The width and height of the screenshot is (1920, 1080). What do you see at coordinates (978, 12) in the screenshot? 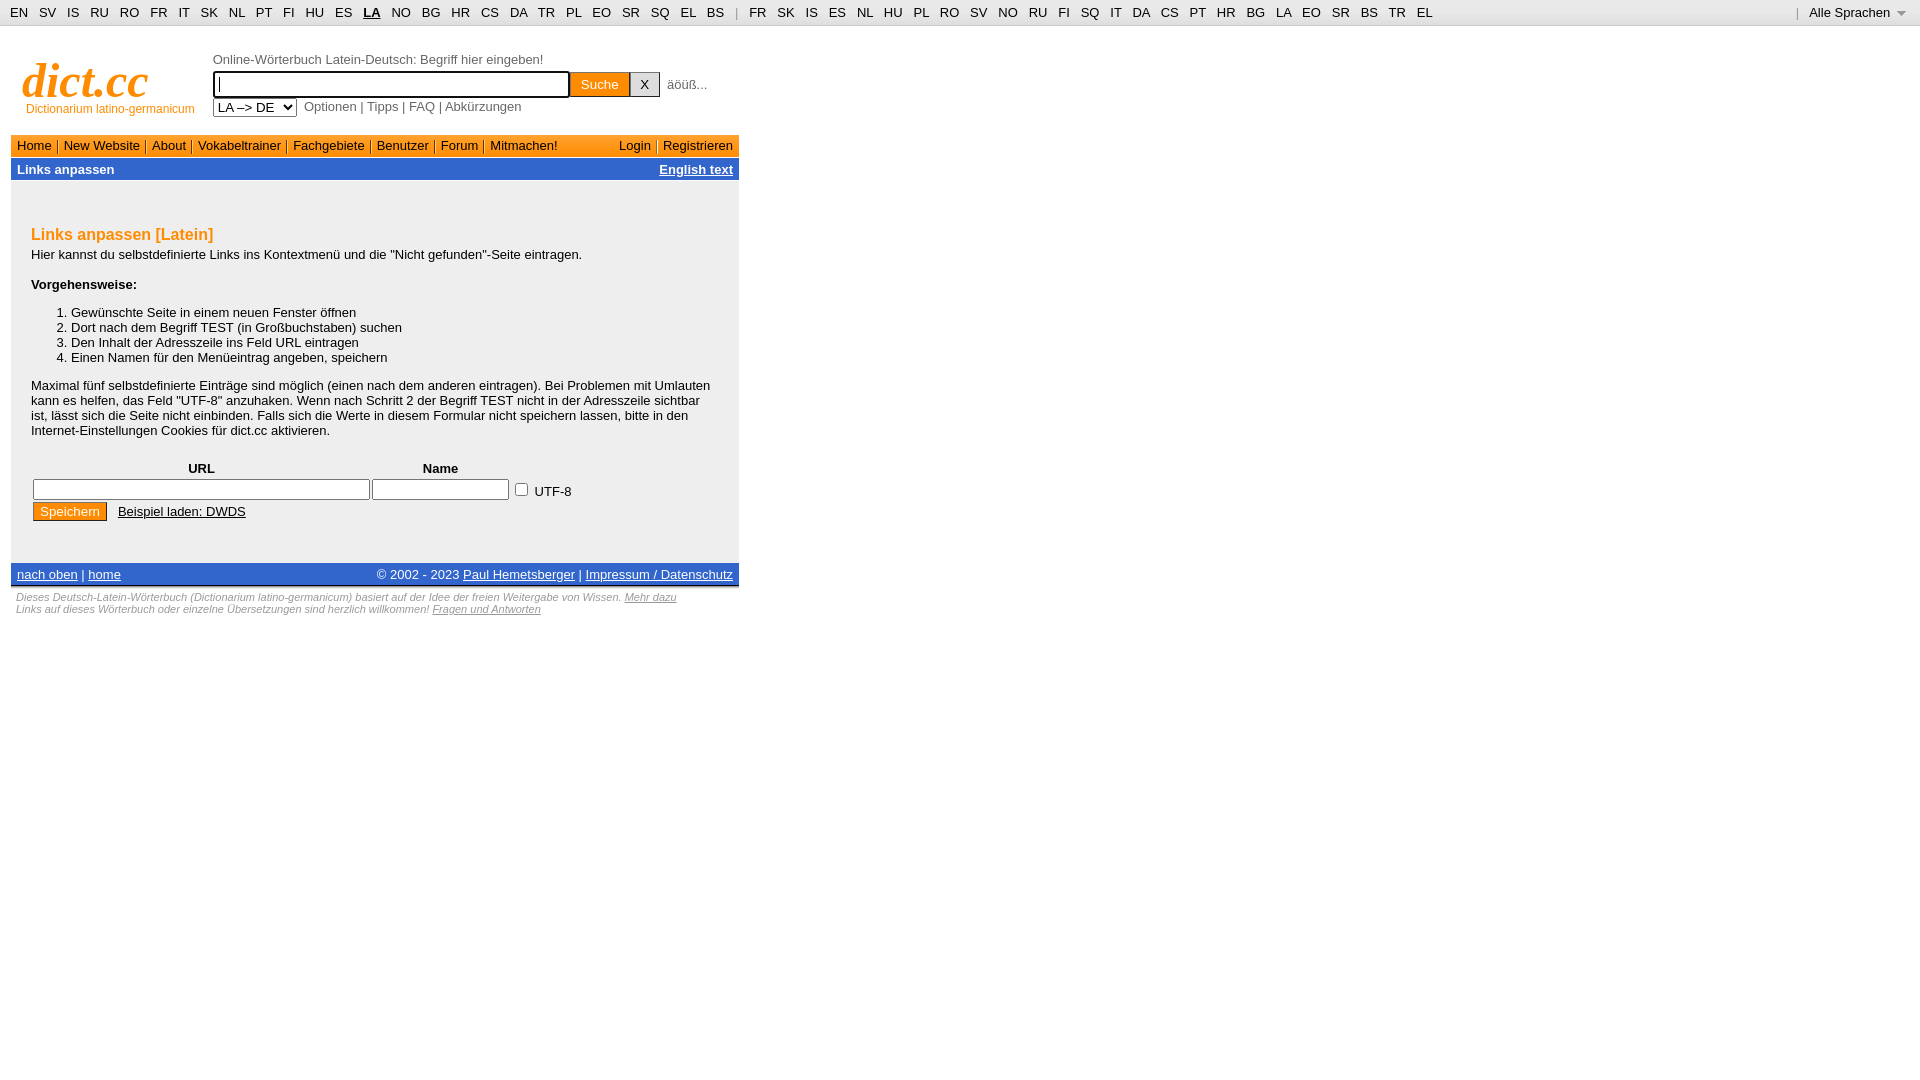
I see `'SV'` at bounding box center [978, 12].